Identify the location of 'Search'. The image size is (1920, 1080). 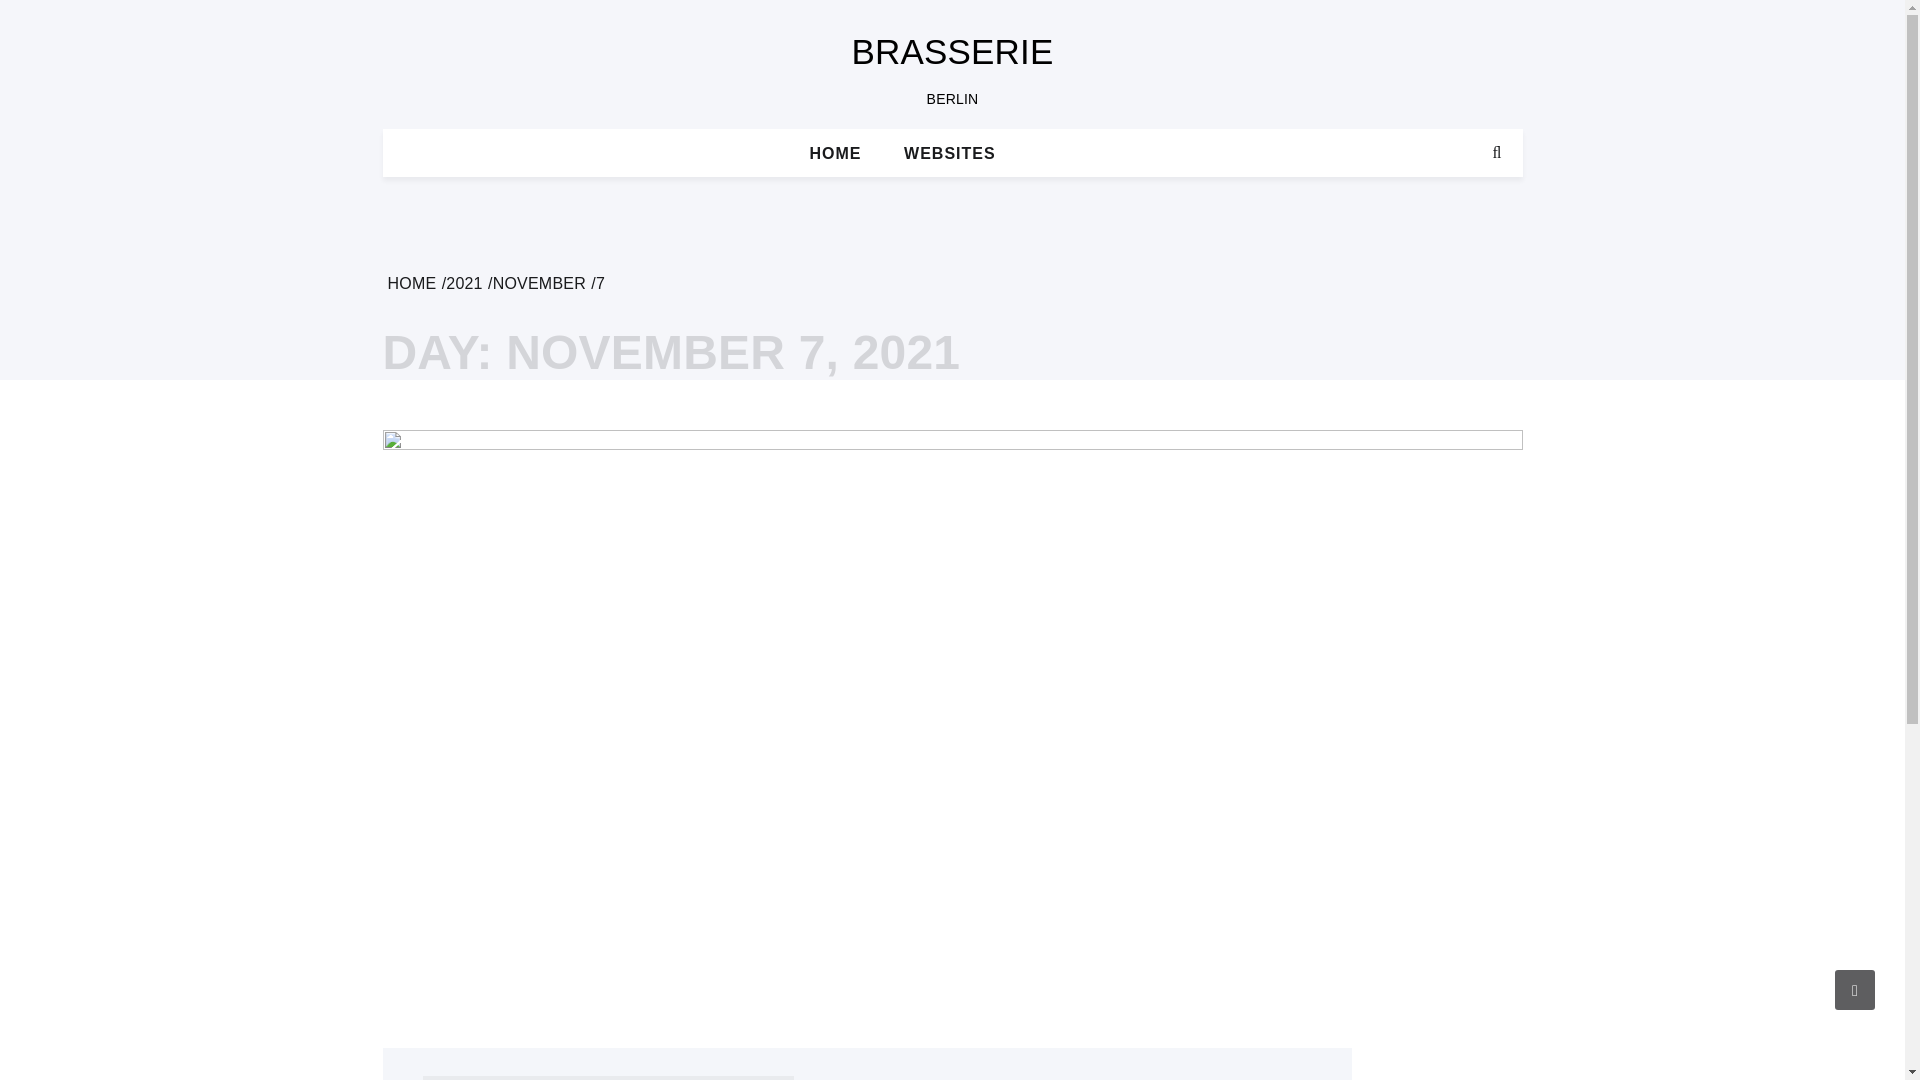
(1496, 151).